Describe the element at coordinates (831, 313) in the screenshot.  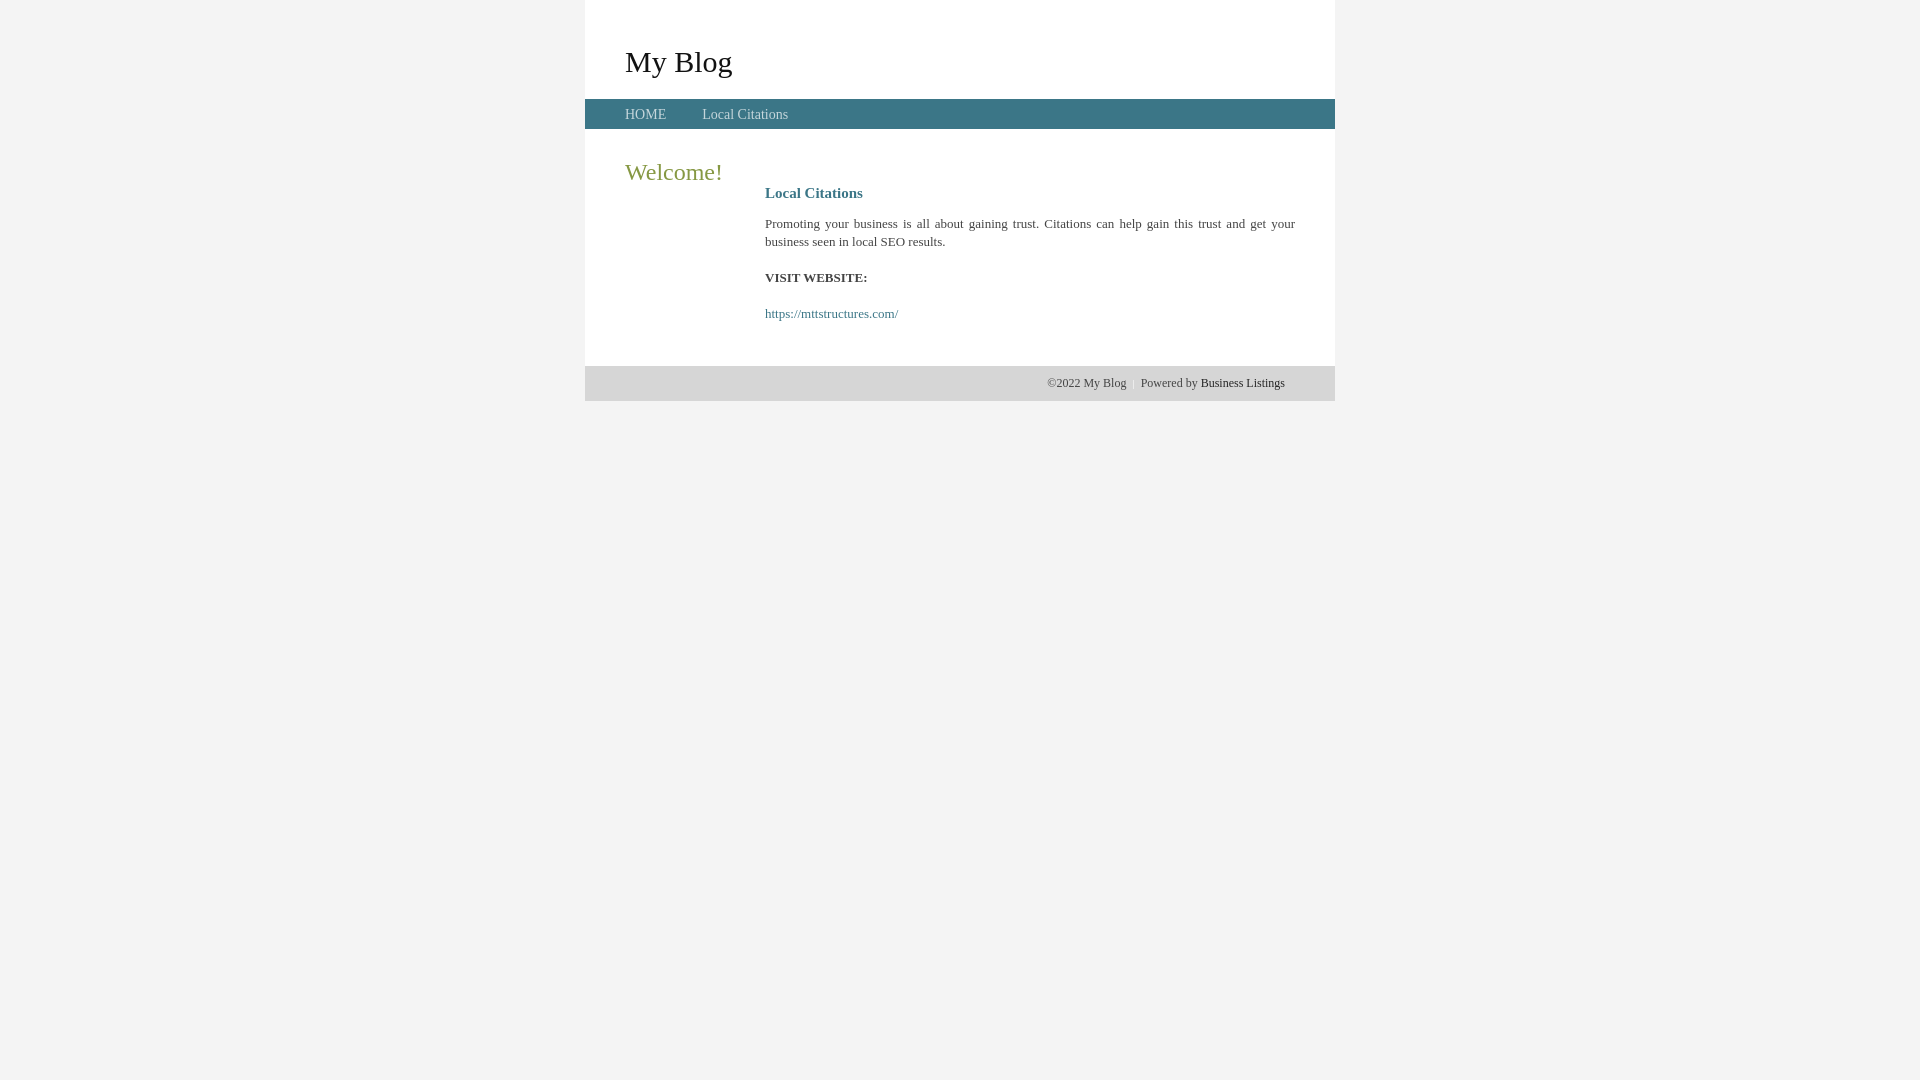
I see `'https://mttstructures.com/'` at that location.